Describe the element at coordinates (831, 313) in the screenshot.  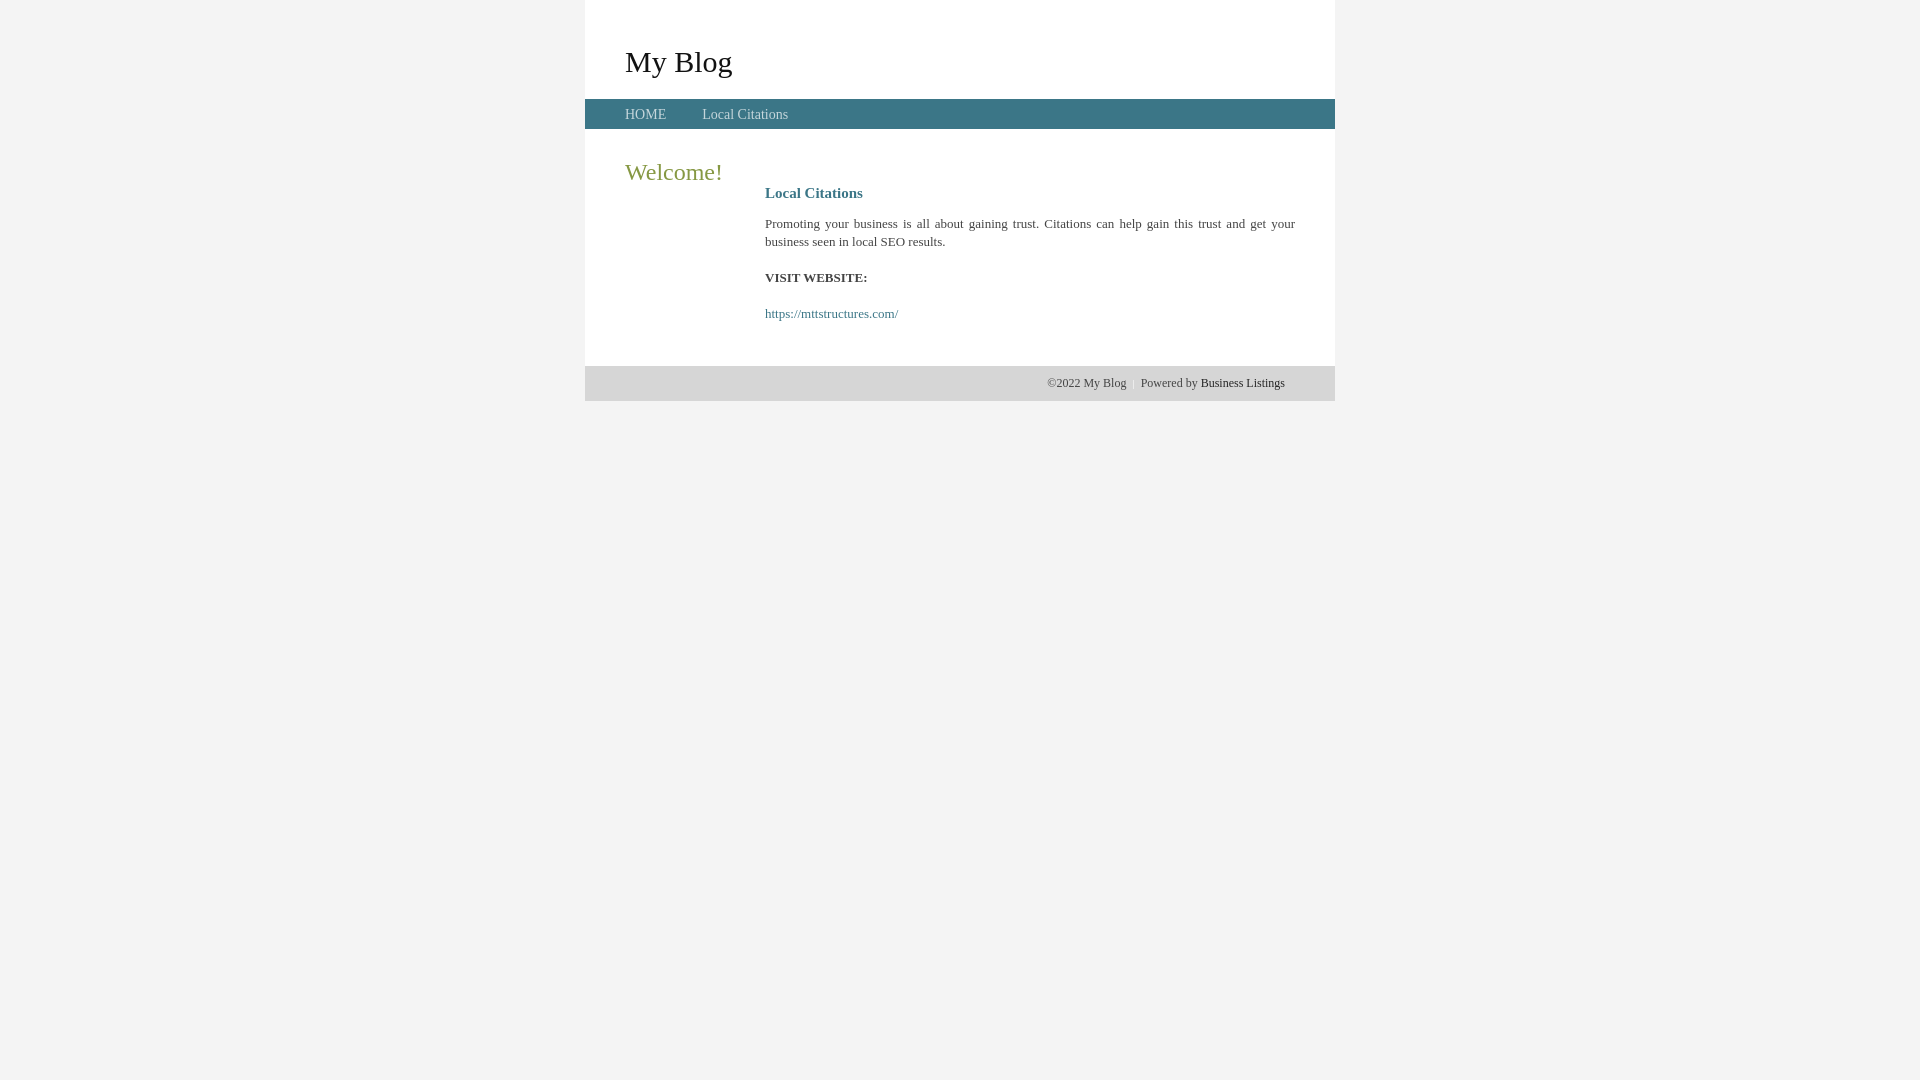
I see `'https://mttstructures.com/'` at that location.